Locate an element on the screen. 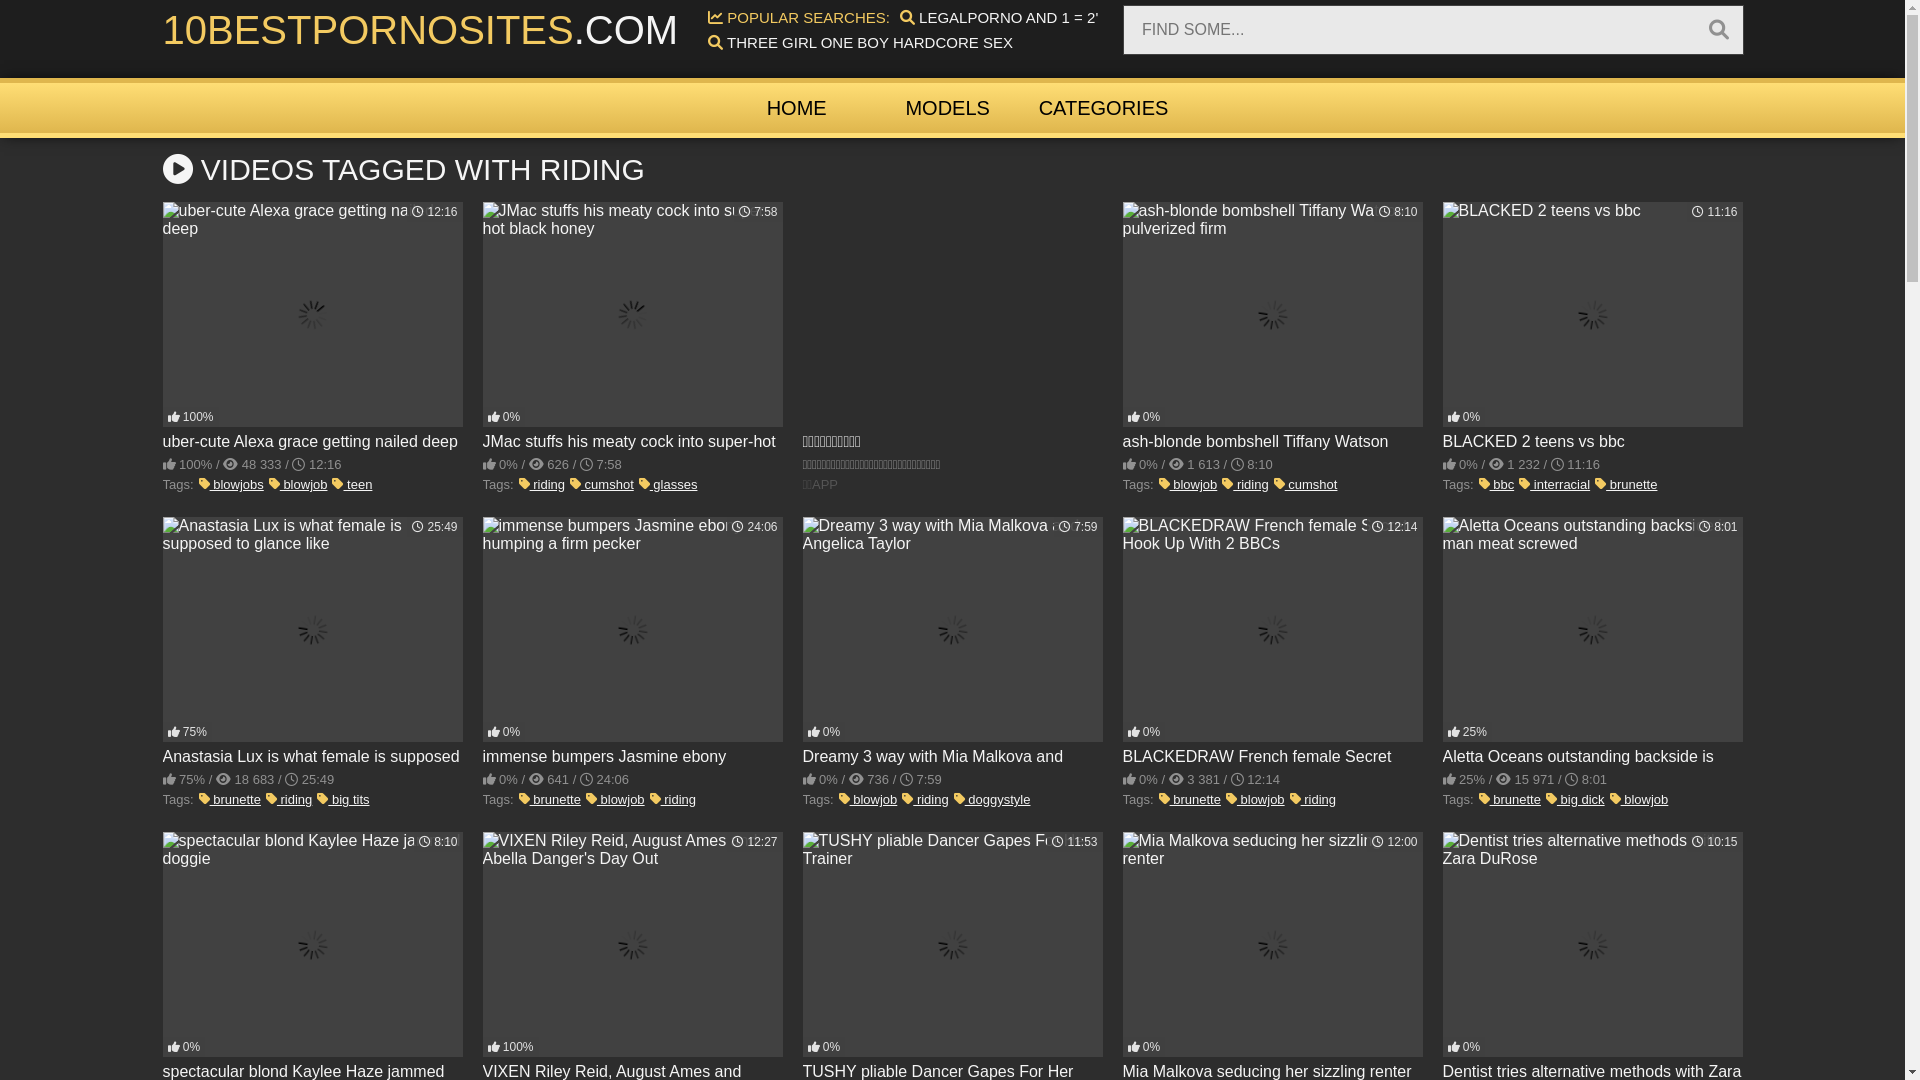 The height and width of the screenshot is (1080, 1920). 'Search' is located at coordinates (1717, 30).